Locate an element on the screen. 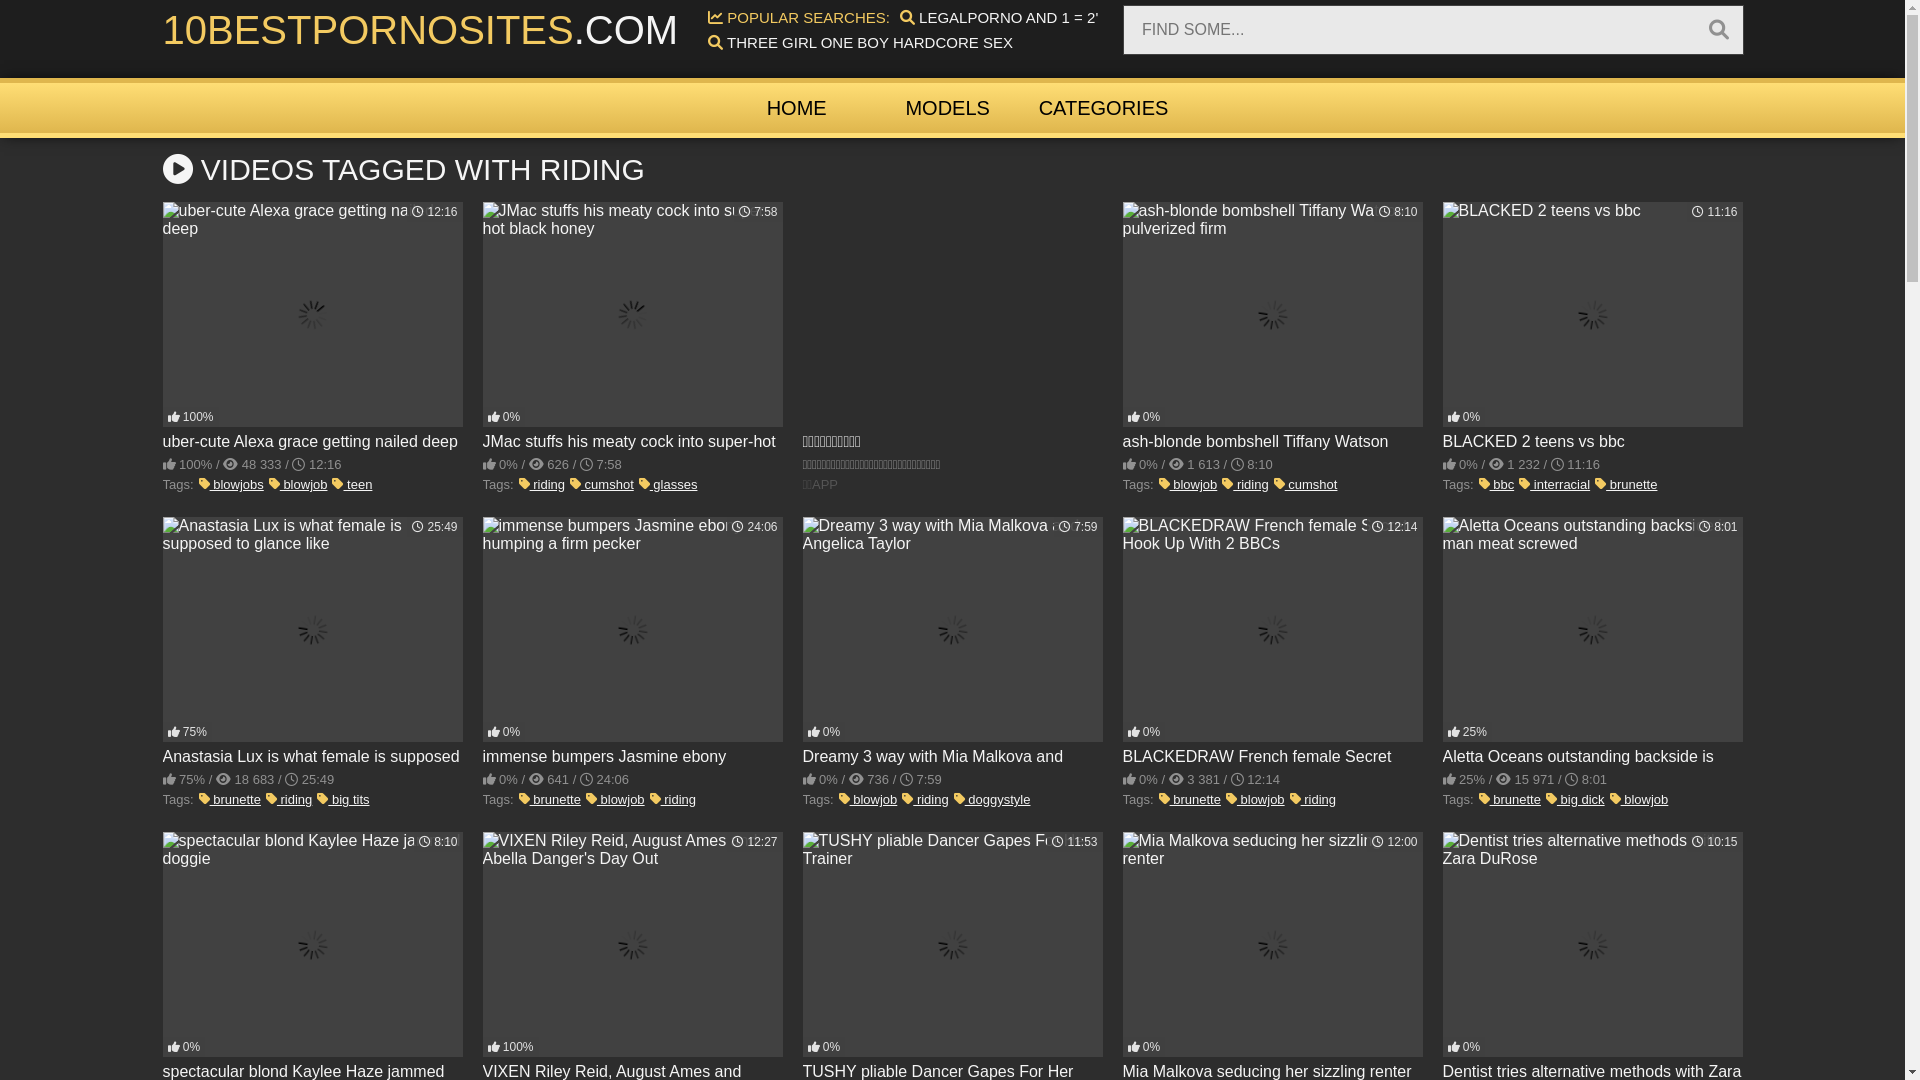 The height and width of the screenshot is (1080, 1920). 'Search' is located at coordinates (1717, 30).